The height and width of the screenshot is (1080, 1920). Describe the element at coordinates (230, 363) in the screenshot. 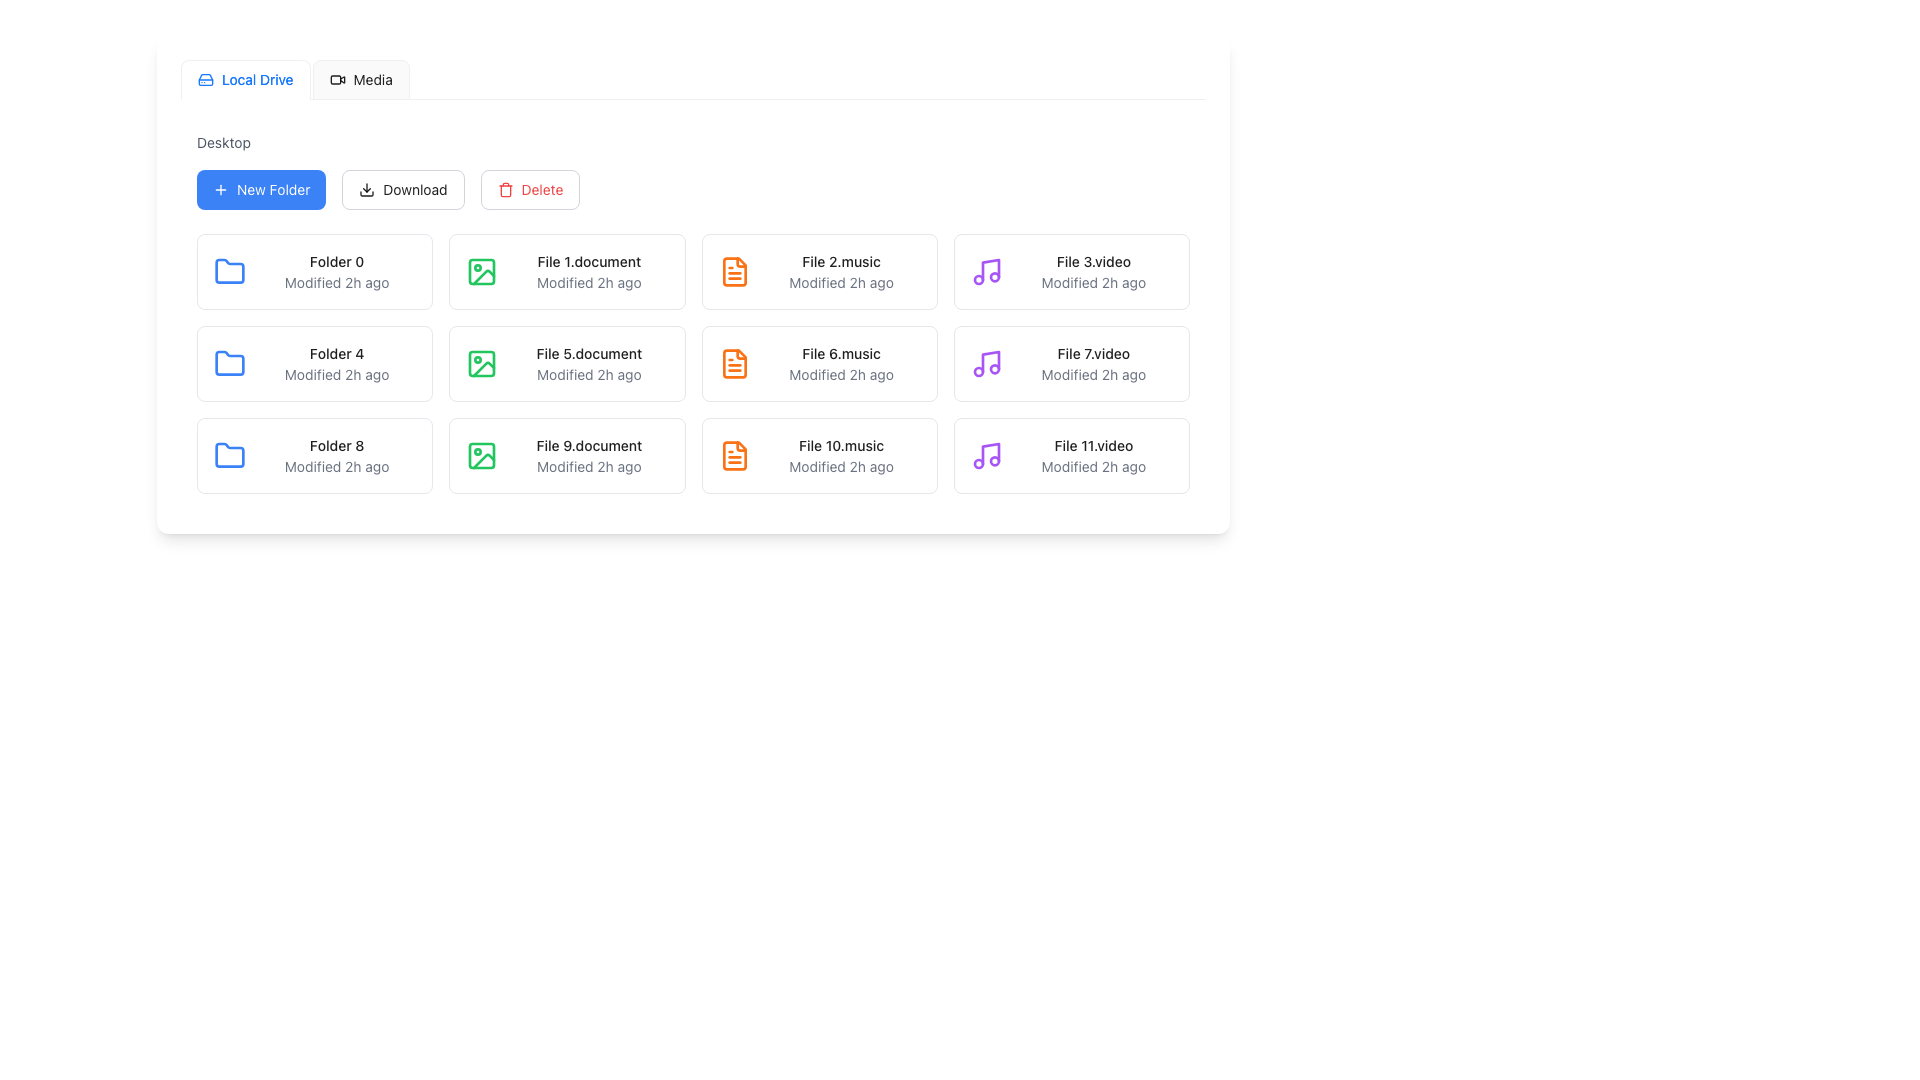

I see `the folder icon representing 'Folder 4'` at that location.